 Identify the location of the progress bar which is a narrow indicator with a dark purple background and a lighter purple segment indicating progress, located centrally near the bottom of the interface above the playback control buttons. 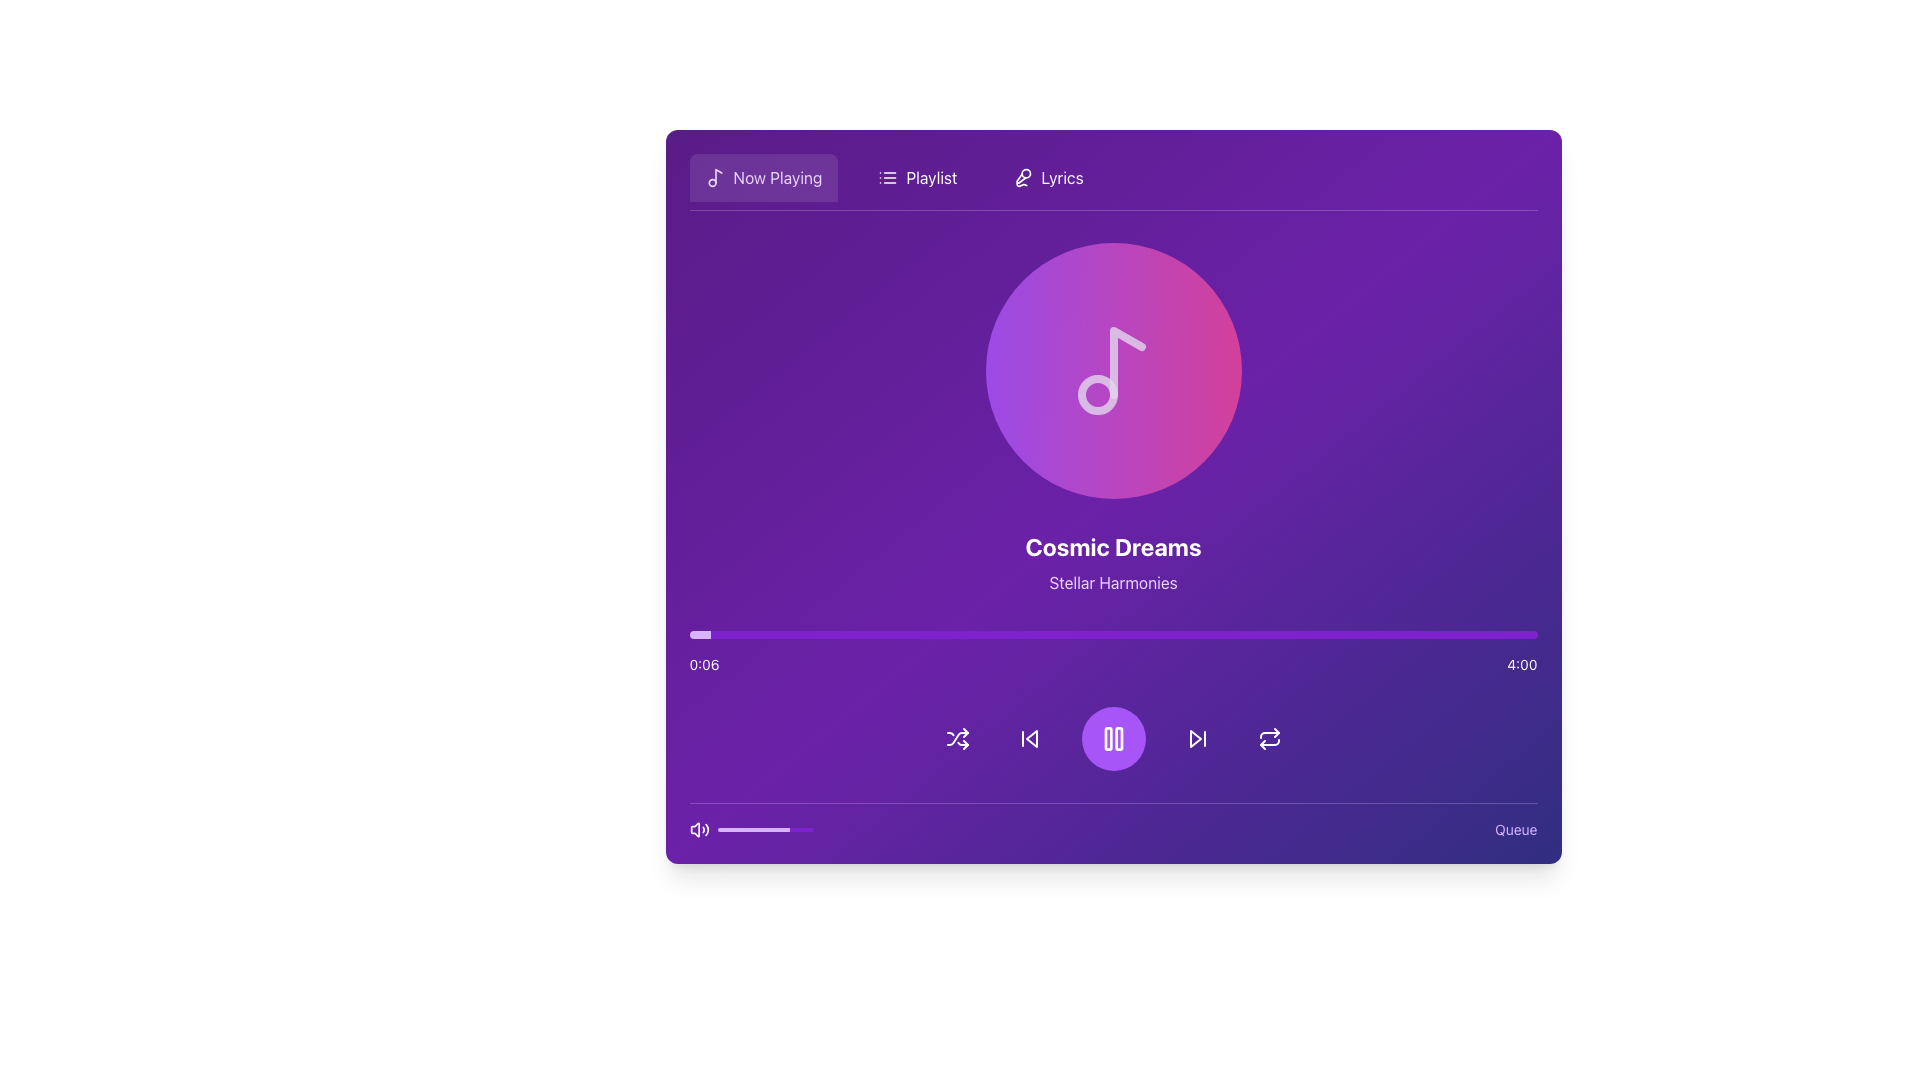
(1112, 635).